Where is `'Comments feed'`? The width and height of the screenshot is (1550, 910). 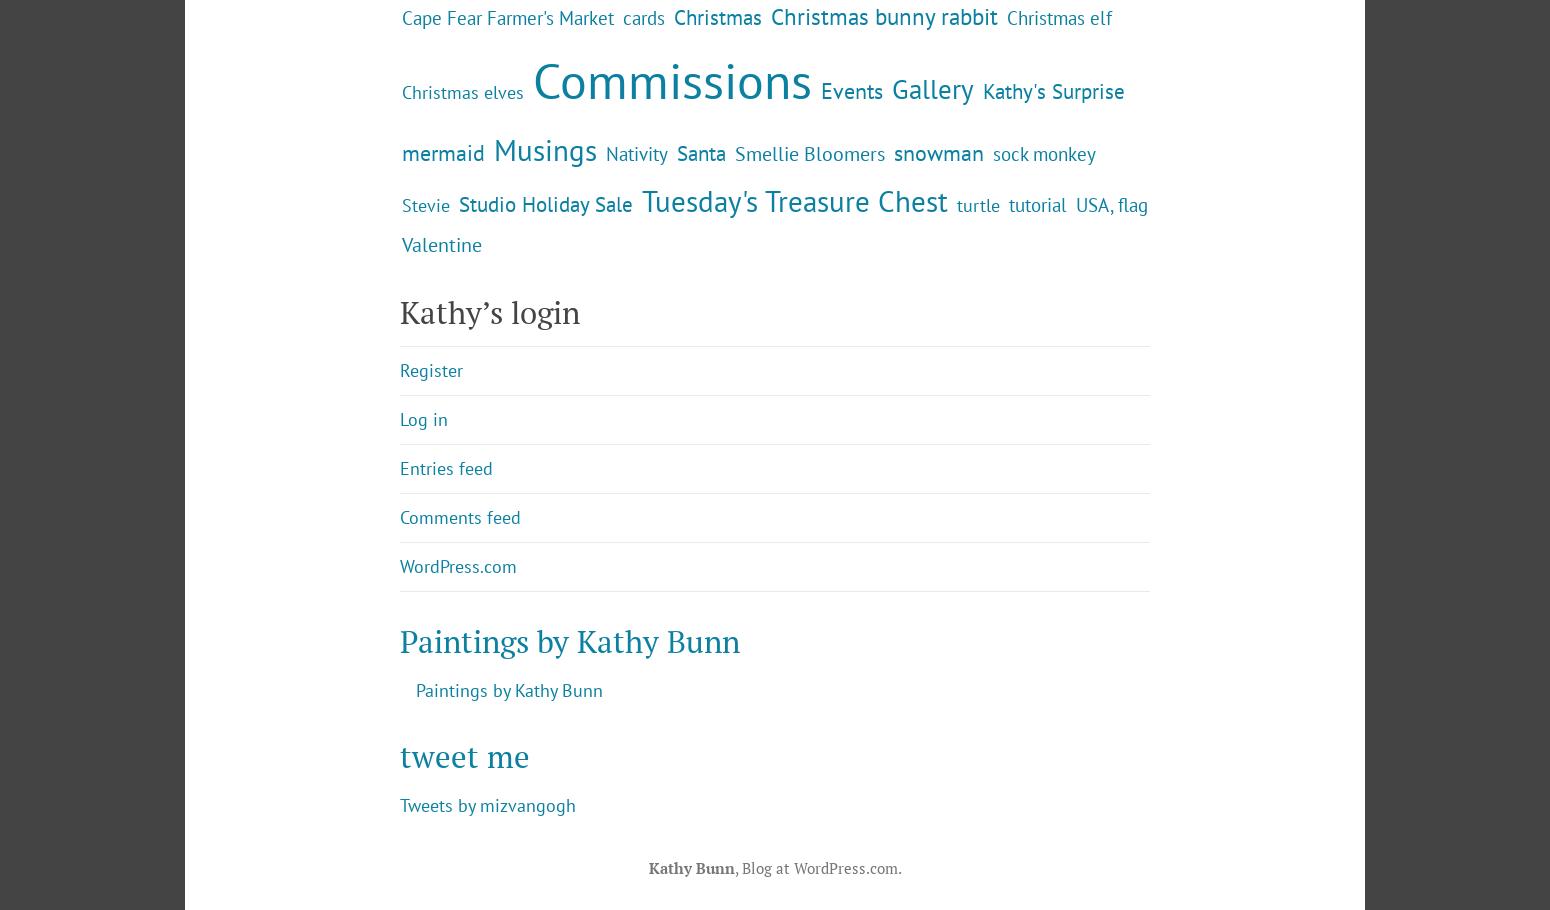 'Comments feed' is located at coordinates (460, 681).